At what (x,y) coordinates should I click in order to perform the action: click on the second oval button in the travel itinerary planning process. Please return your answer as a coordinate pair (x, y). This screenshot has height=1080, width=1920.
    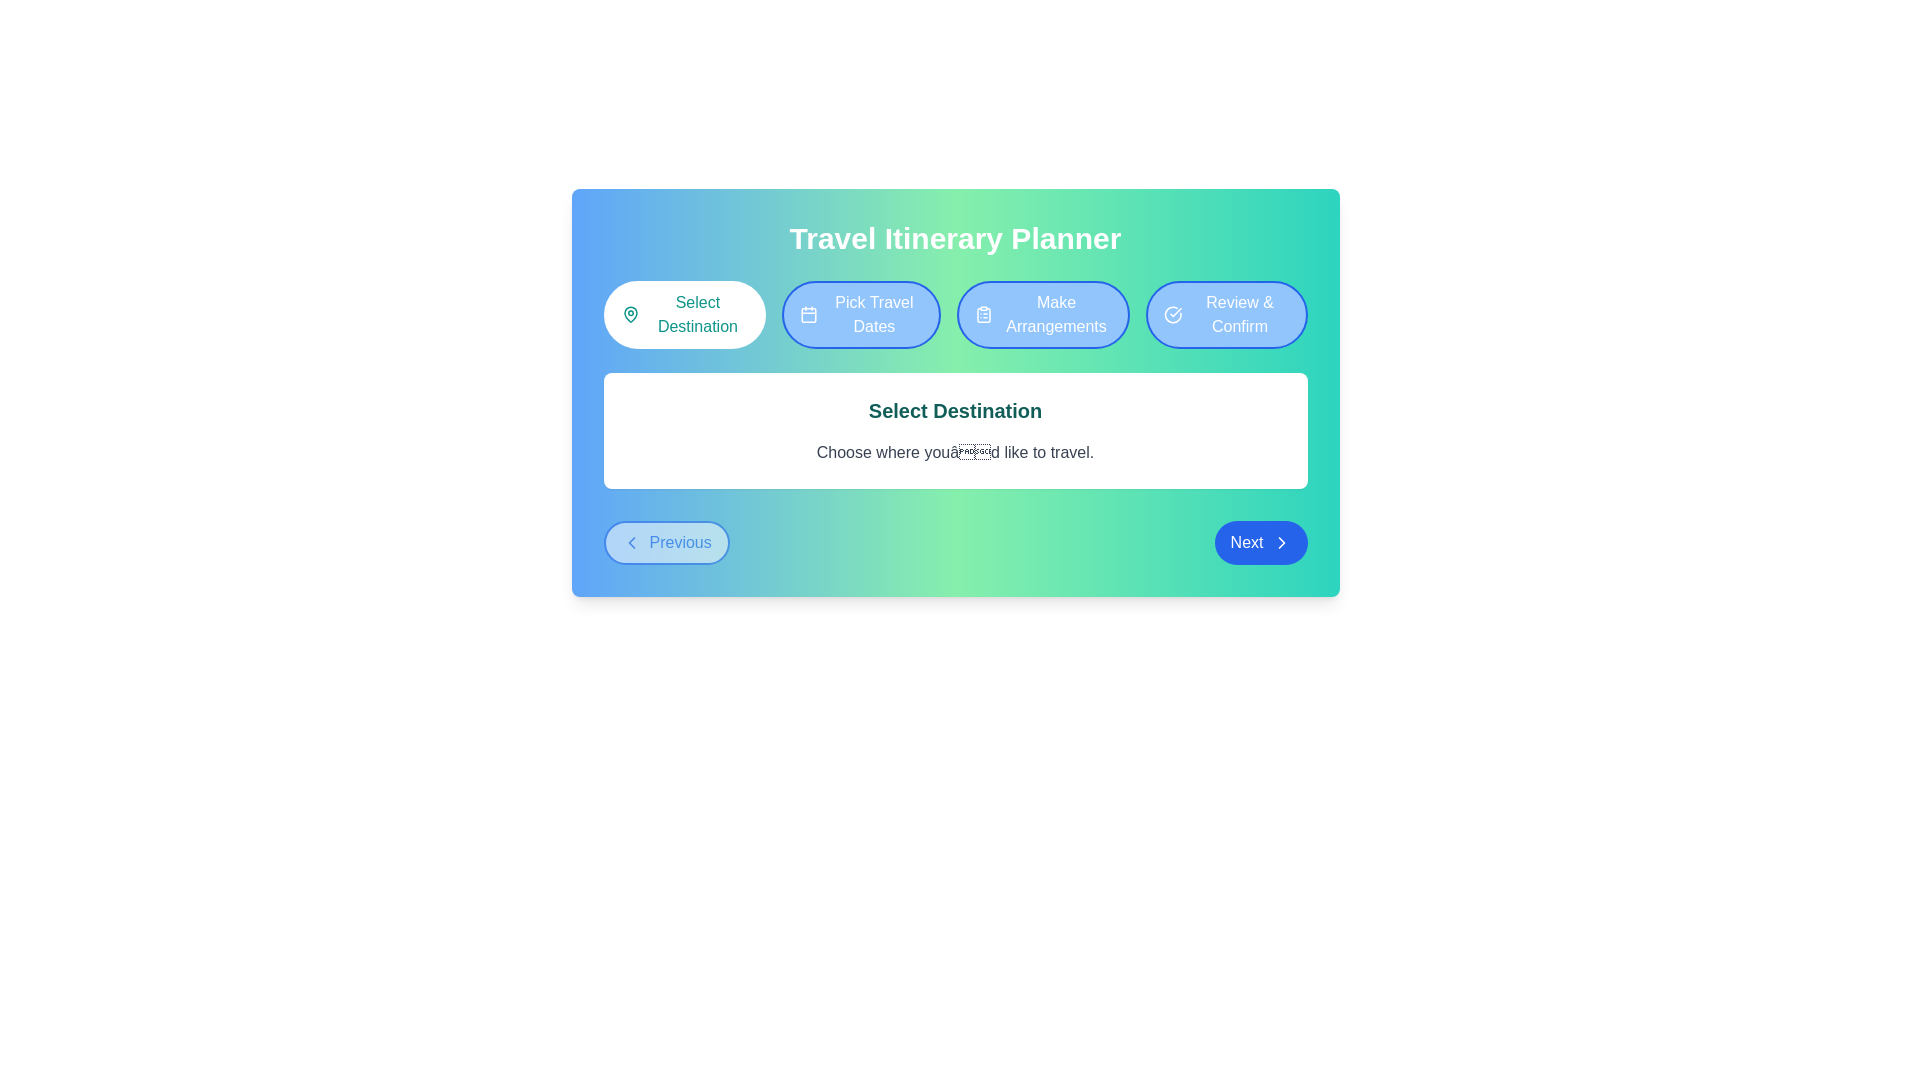
    Looking at the image, I should click on (861, 315).